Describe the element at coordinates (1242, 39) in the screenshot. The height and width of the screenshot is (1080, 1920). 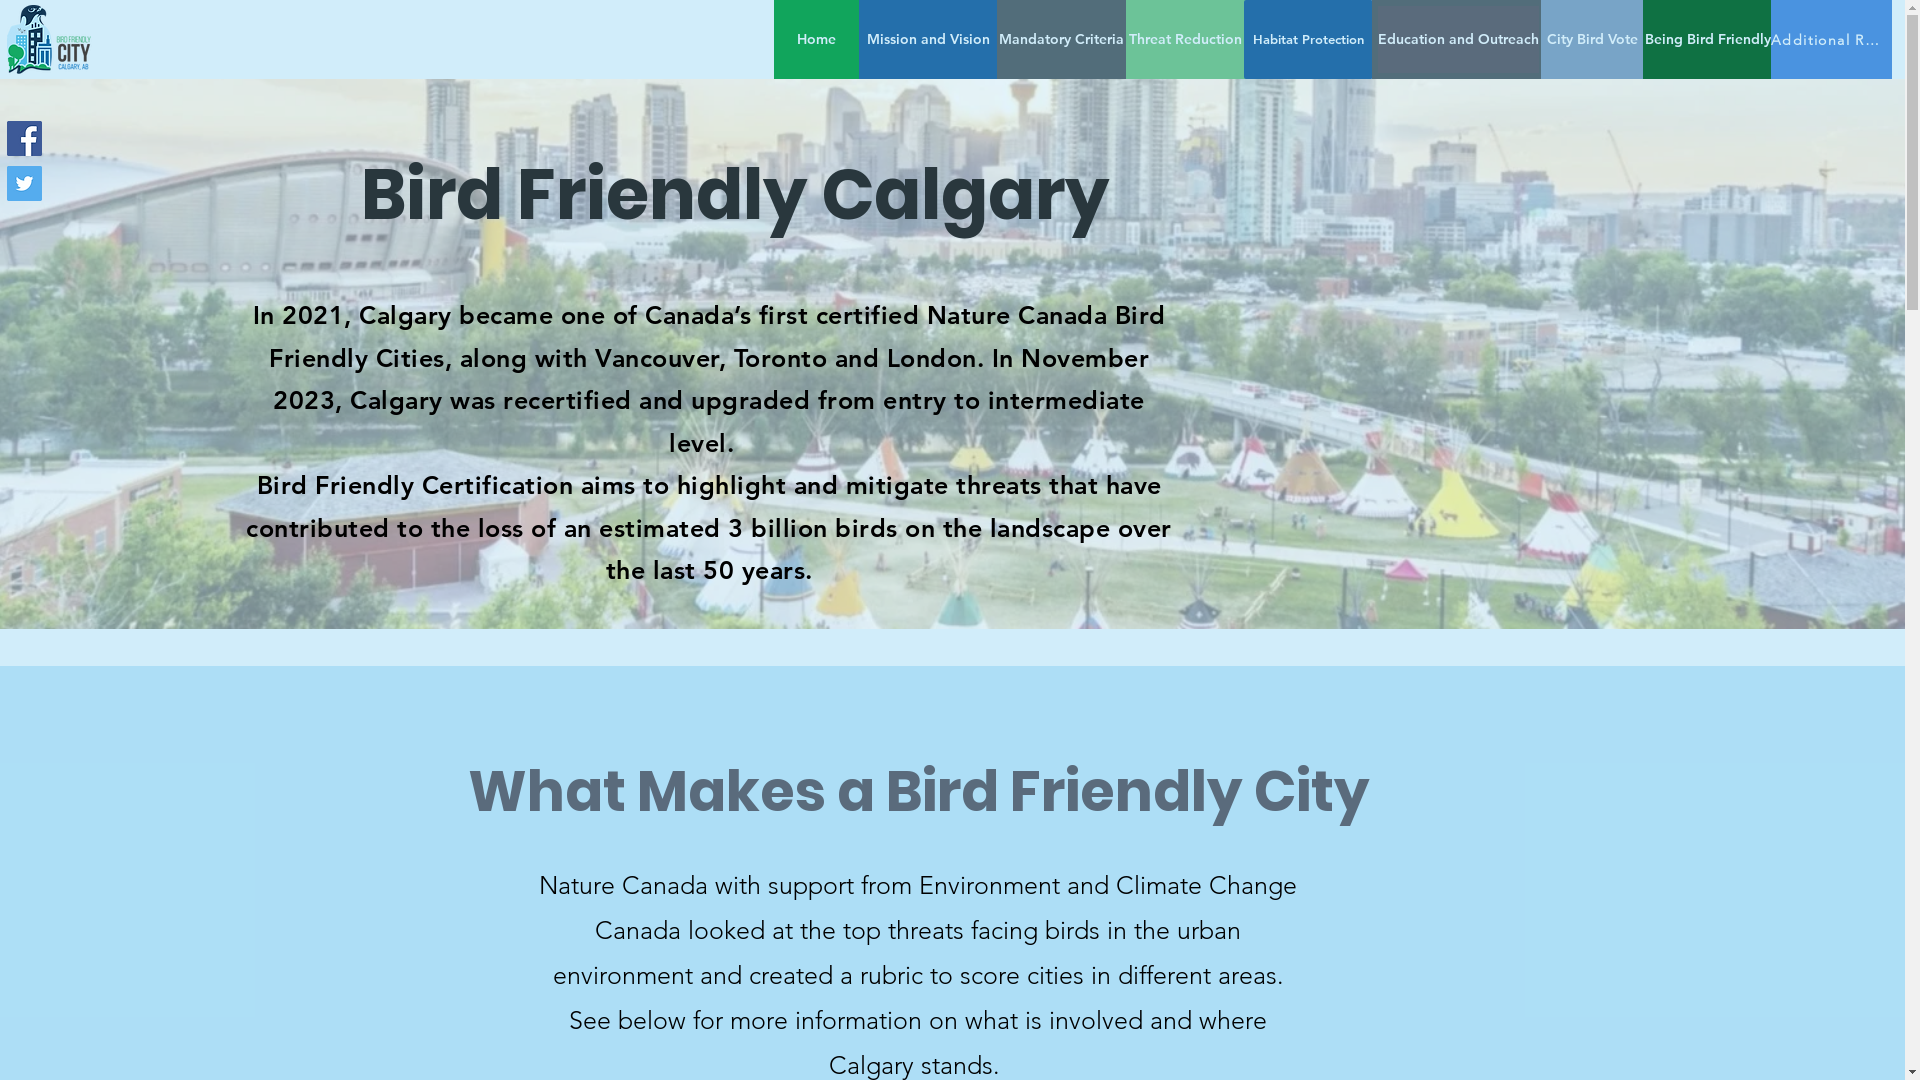
I see `'Habitat Protection'` at that location.